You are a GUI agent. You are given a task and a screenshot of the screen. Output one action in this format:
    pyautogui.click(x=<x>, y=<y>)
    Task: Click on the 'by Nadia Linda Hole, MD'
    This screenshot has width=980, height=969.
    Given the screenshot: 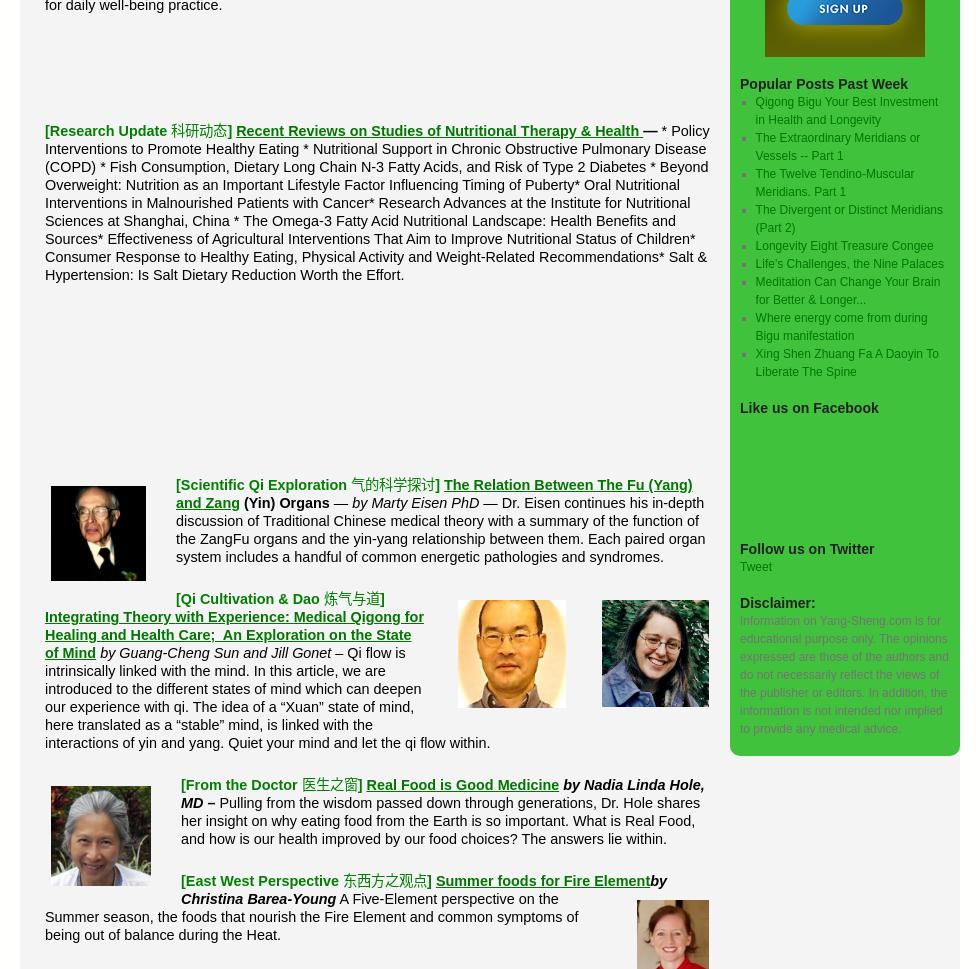 What is the action you would take?
    pyautogui.click(x=442, y=793)
    